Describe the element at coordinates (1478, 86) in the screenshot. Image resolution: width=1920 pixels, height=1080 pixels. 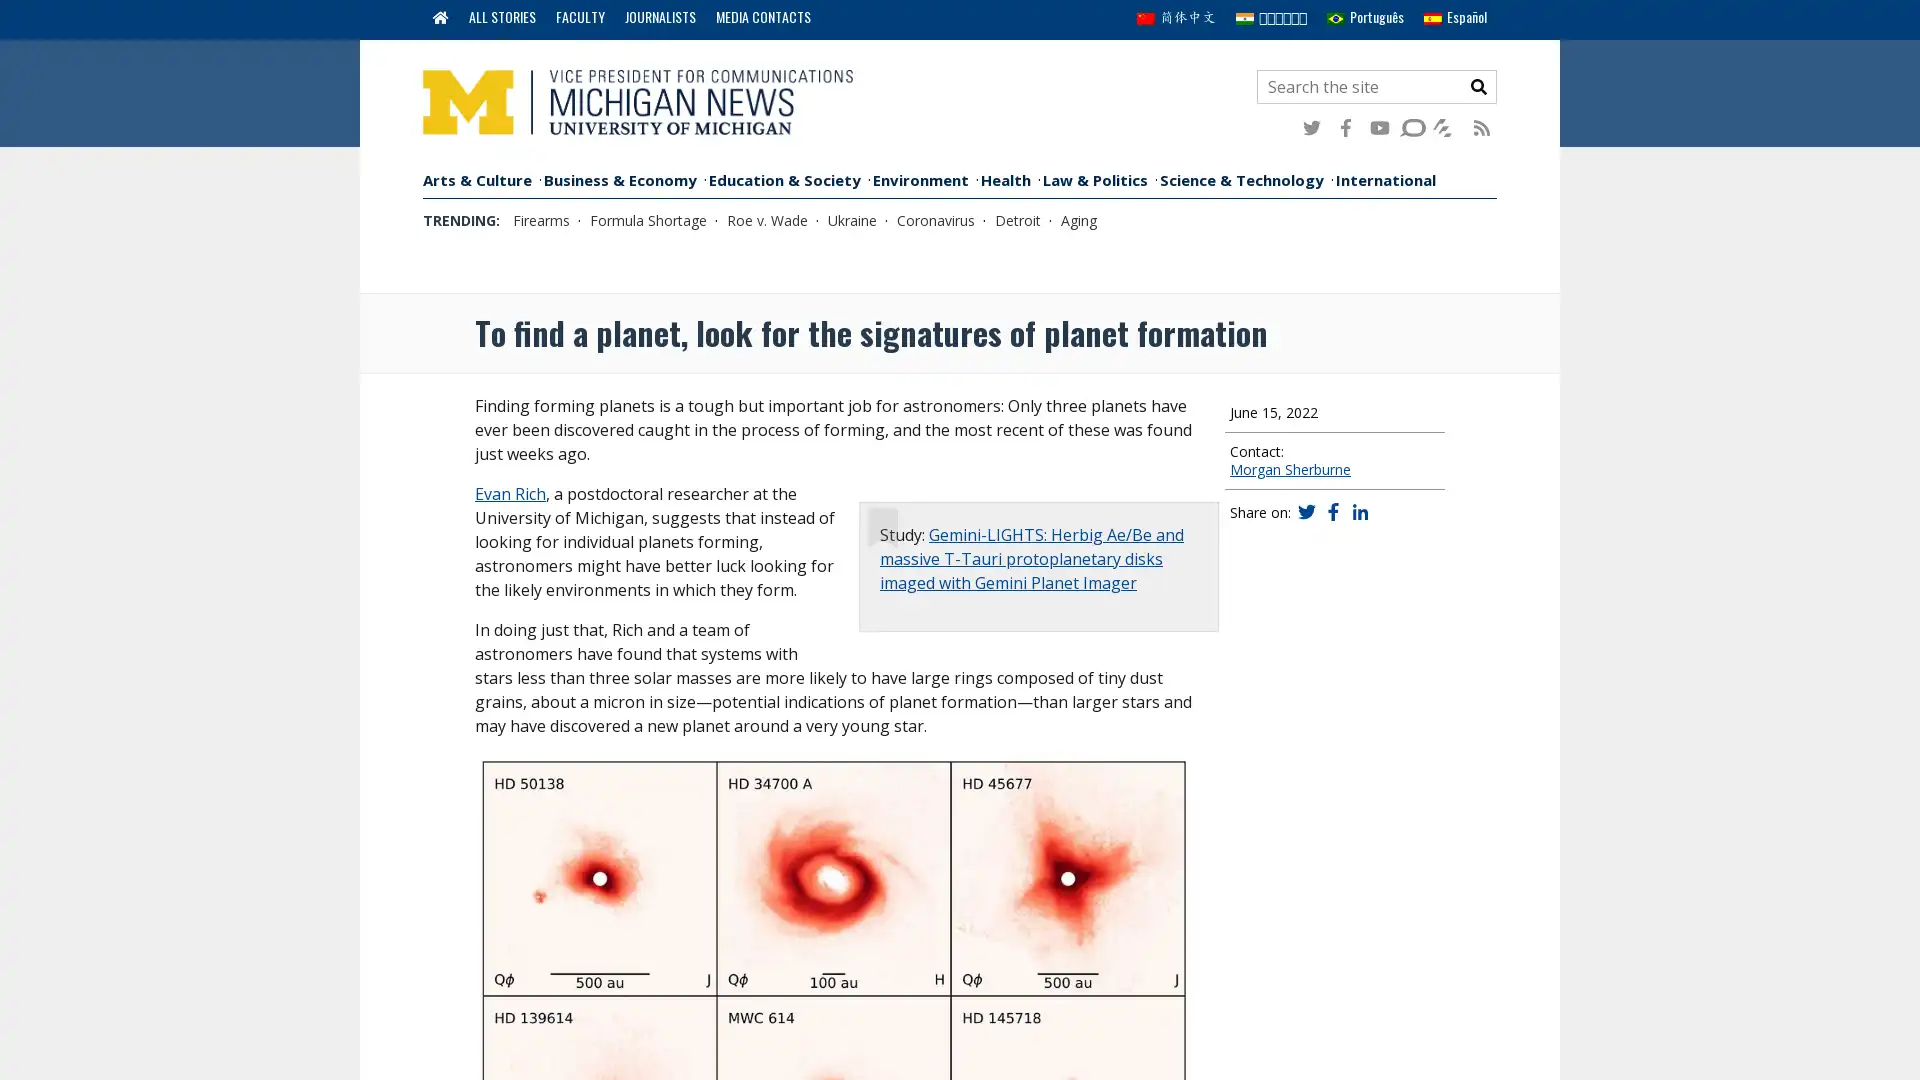
I see `Search` at that location.